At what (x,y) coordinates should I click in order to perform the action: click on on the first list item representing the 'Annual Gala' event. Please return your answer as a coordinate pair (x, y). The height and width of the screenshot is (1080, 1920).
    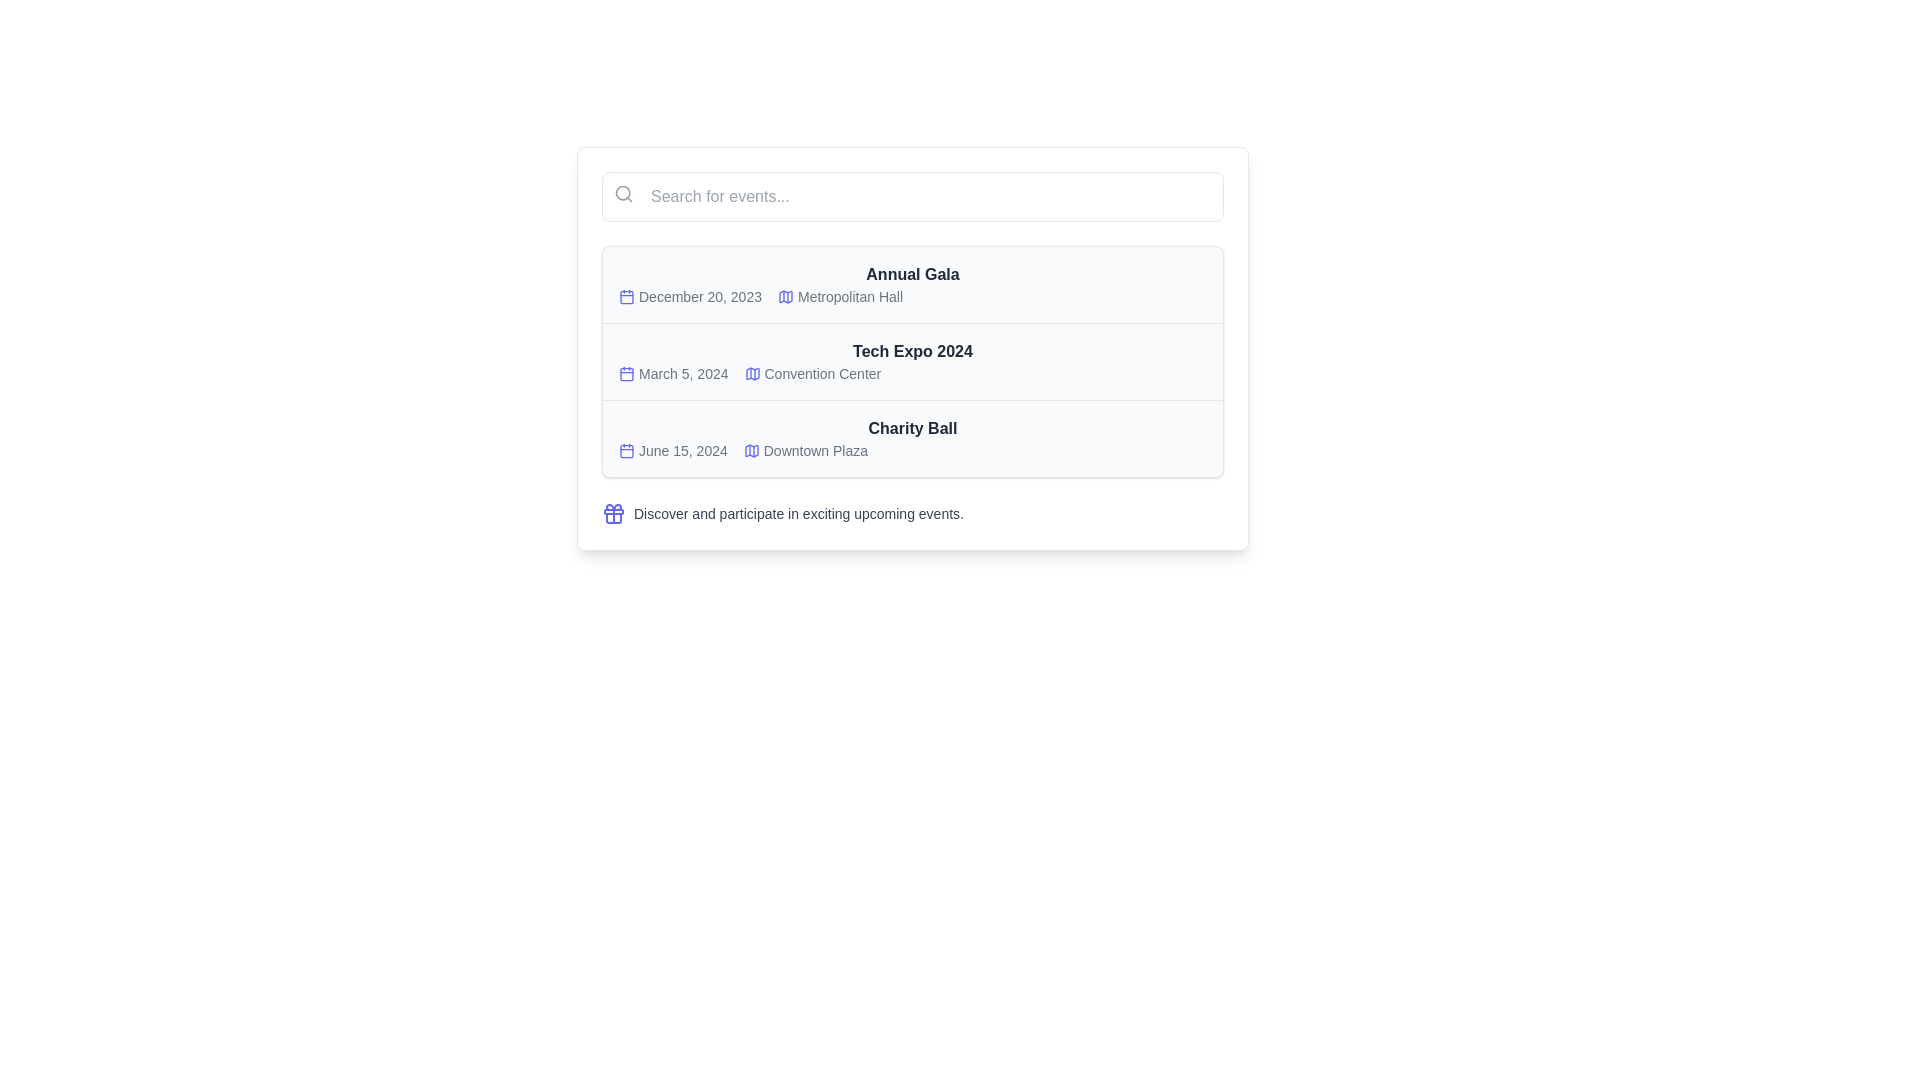
    Looking at the image, I should click on (911, 285).